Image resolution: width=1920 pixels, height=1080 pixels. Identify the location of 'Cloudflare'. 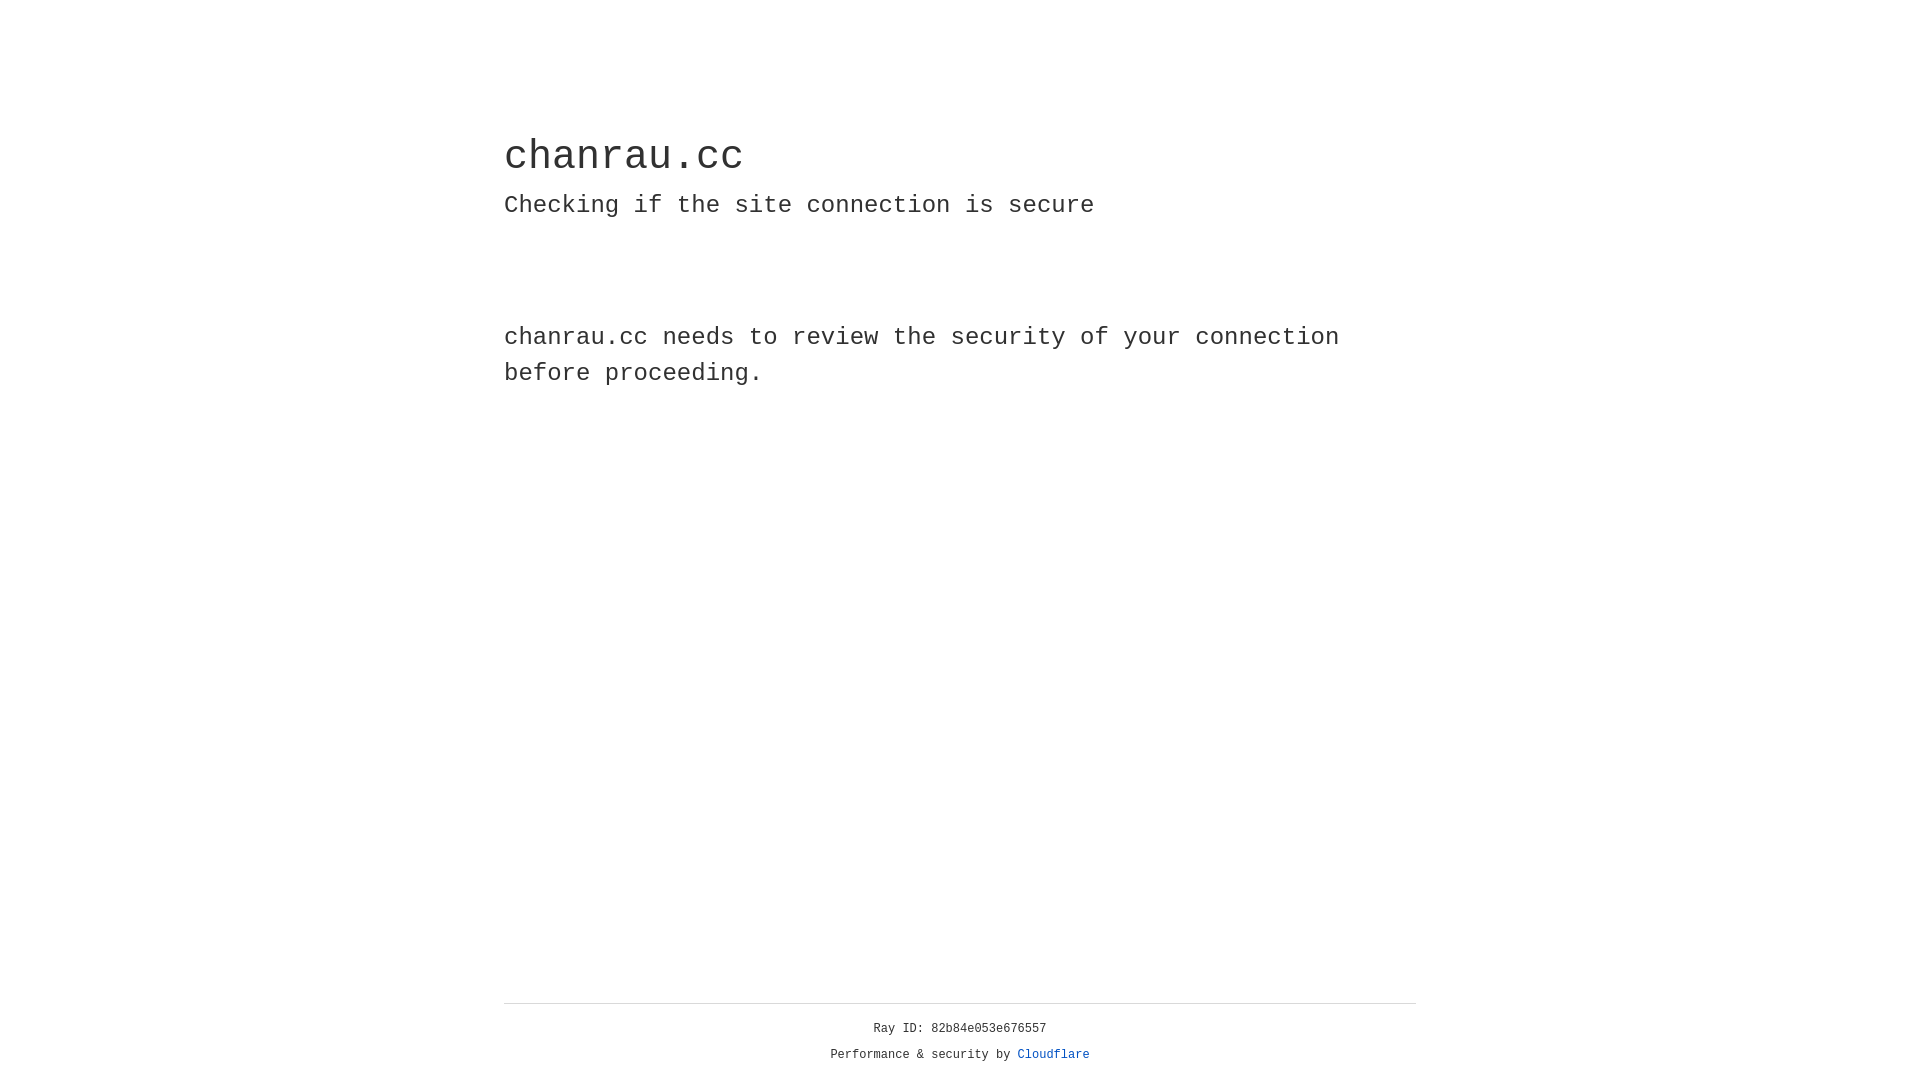
(1017, 1054).